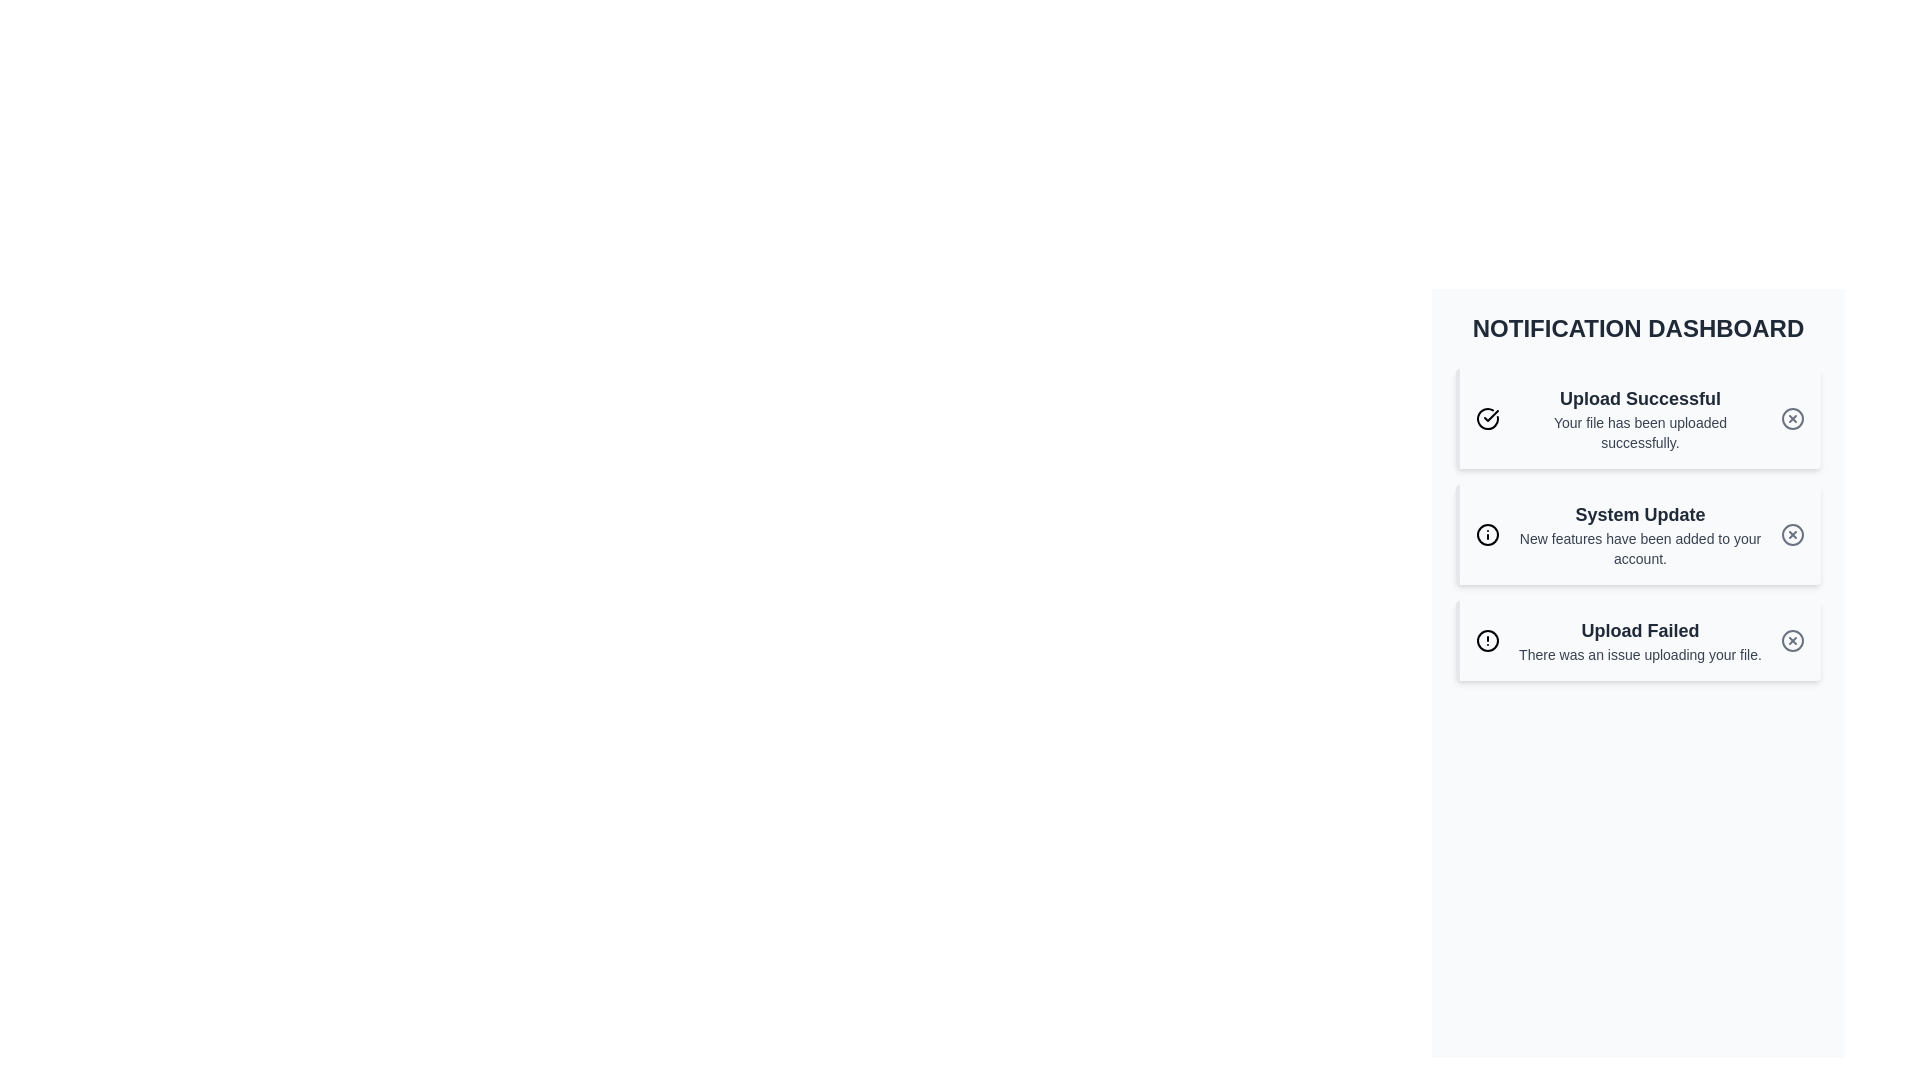 Image resolution: width=1920 pixels, height=1080 pixels. What do you see at coordinates (1488, 418) in the screenshot?
I see `the left circular segment of the icon indicating a successful action, located next to the text 'Upload Successful' in the first notification item on the right-hand panel` at bounding box center [1488, 418].